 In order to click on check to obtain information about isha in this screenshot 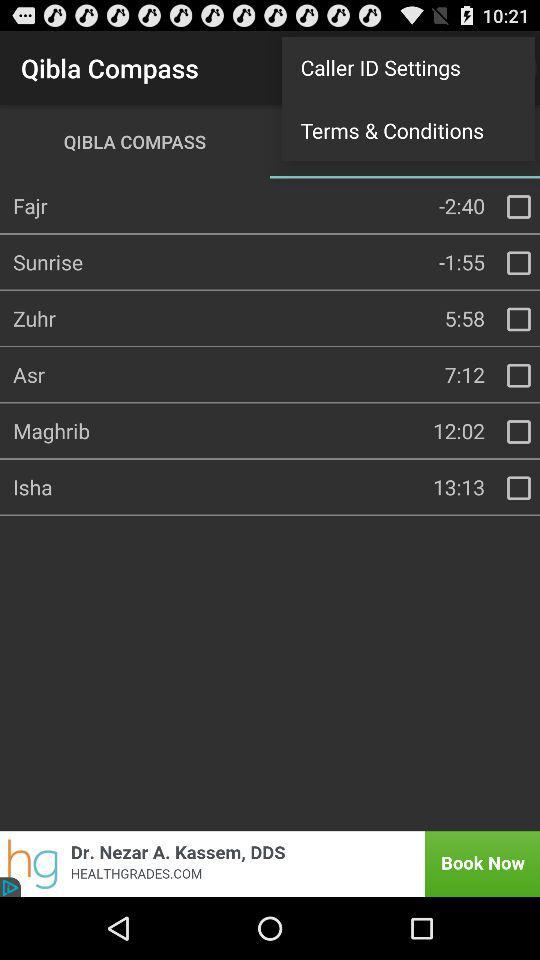, I will do `click(518, 487)`.